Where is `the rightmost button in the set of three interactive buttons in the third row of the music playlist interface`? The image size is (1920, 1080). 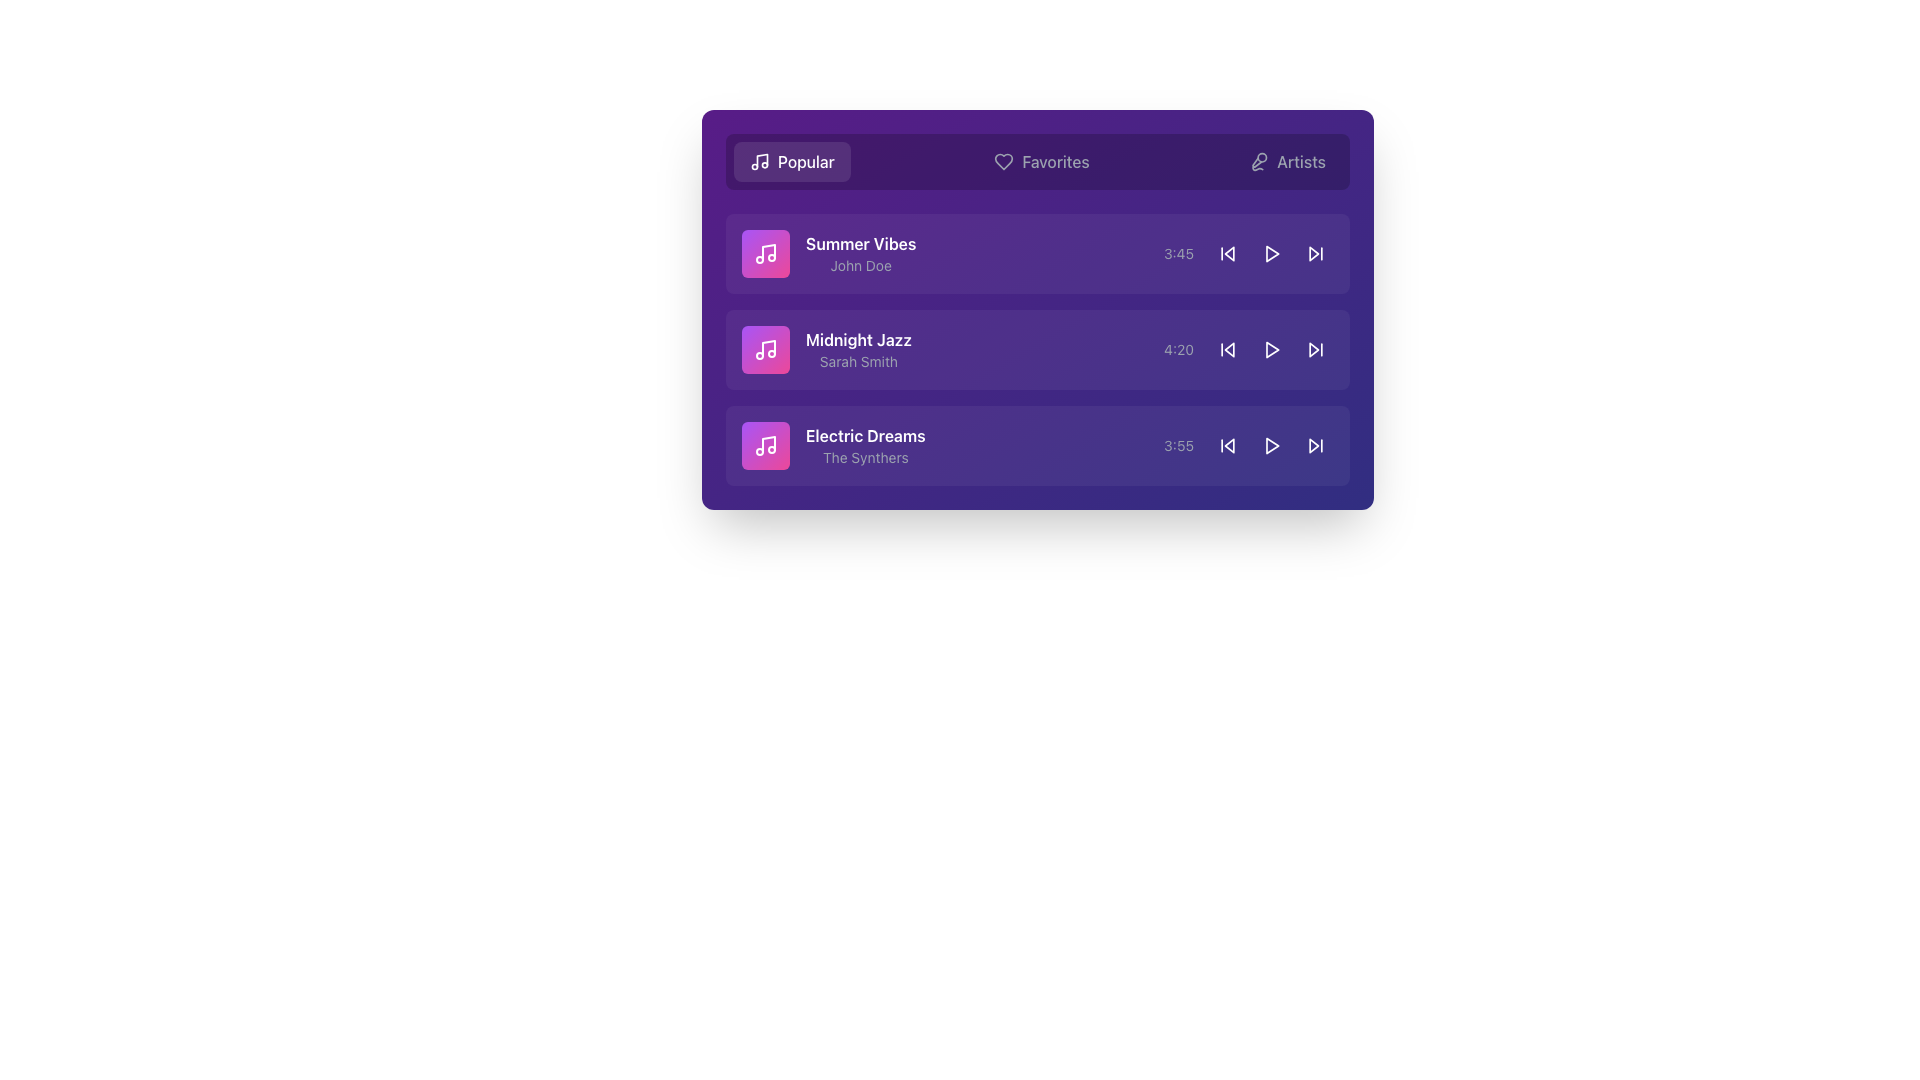 the rightmost button in the set of three interactive buttons in the third row of the music playlist interface is located at coordinates (1315, 445).